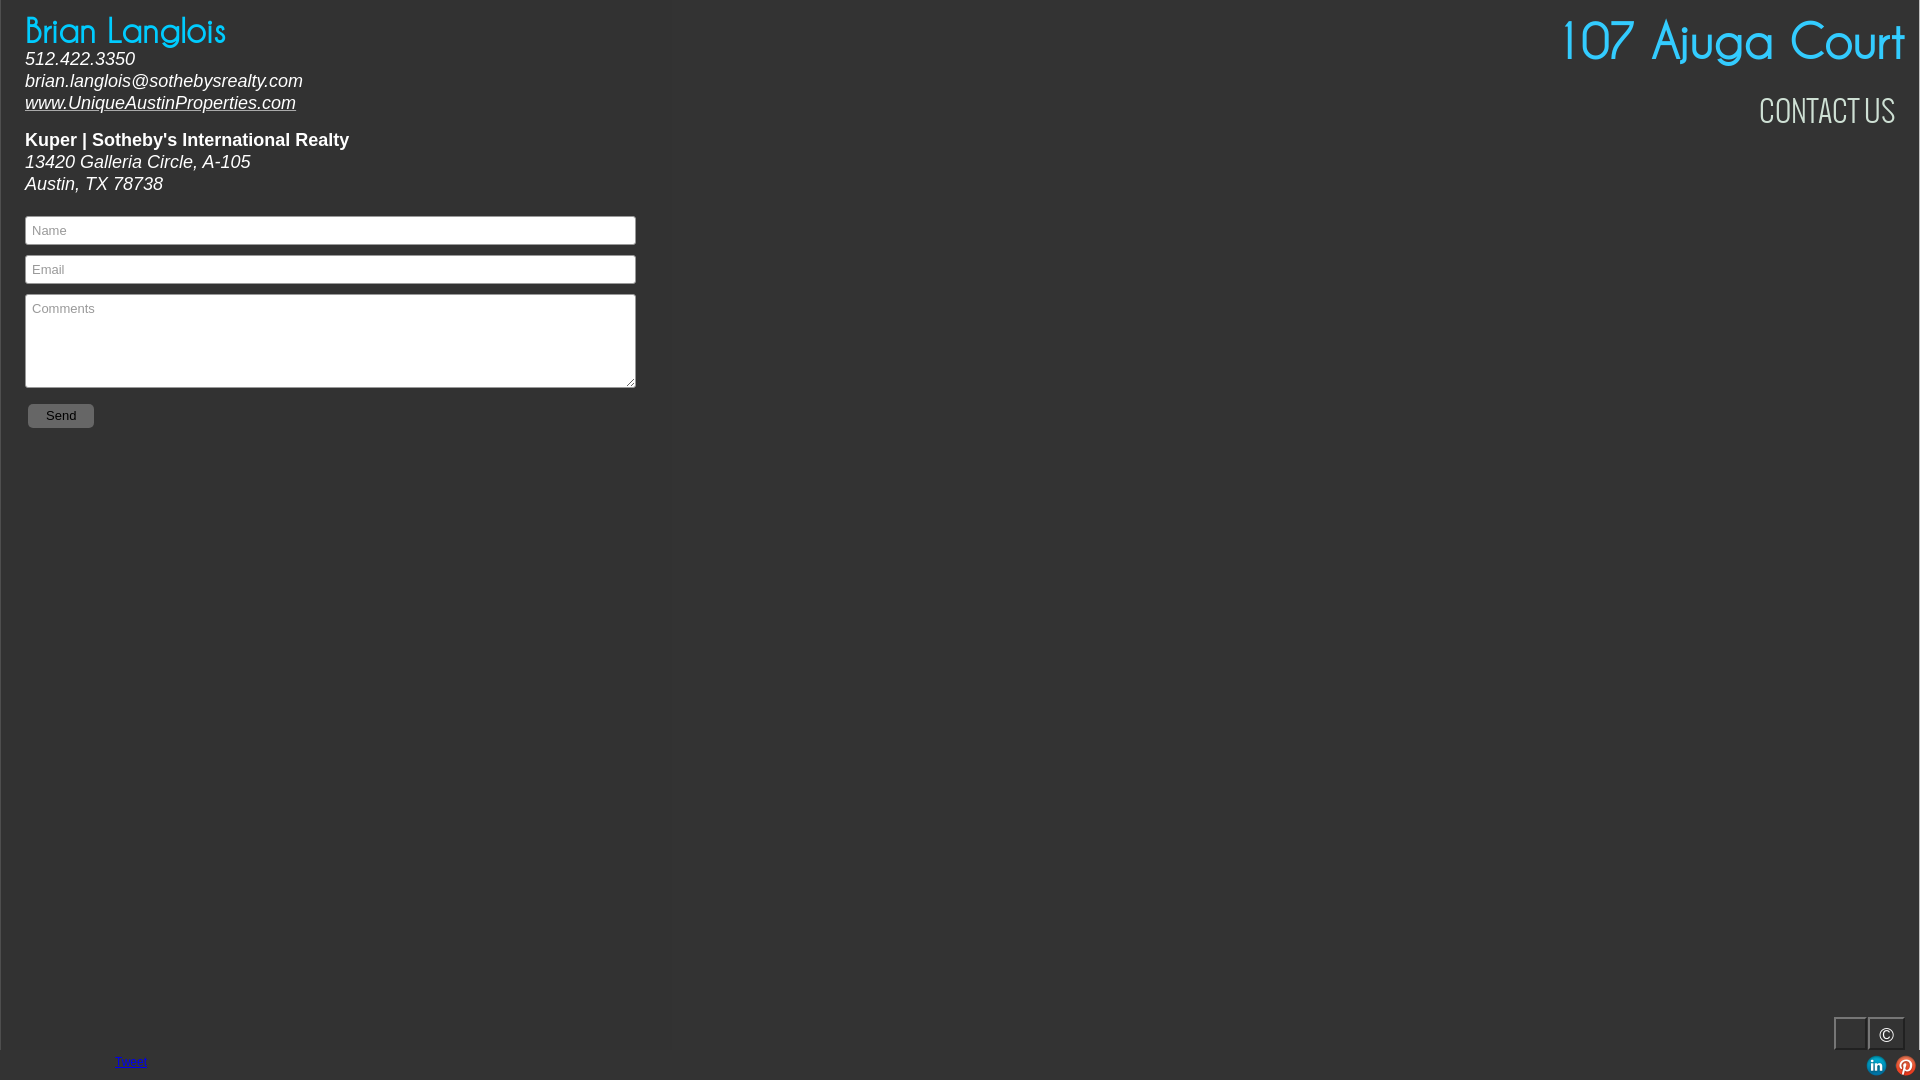  Describe the element at coordinates (160, 103) in the screenshot. I see `'www.UniqueAustinProperties.com'` at that location.